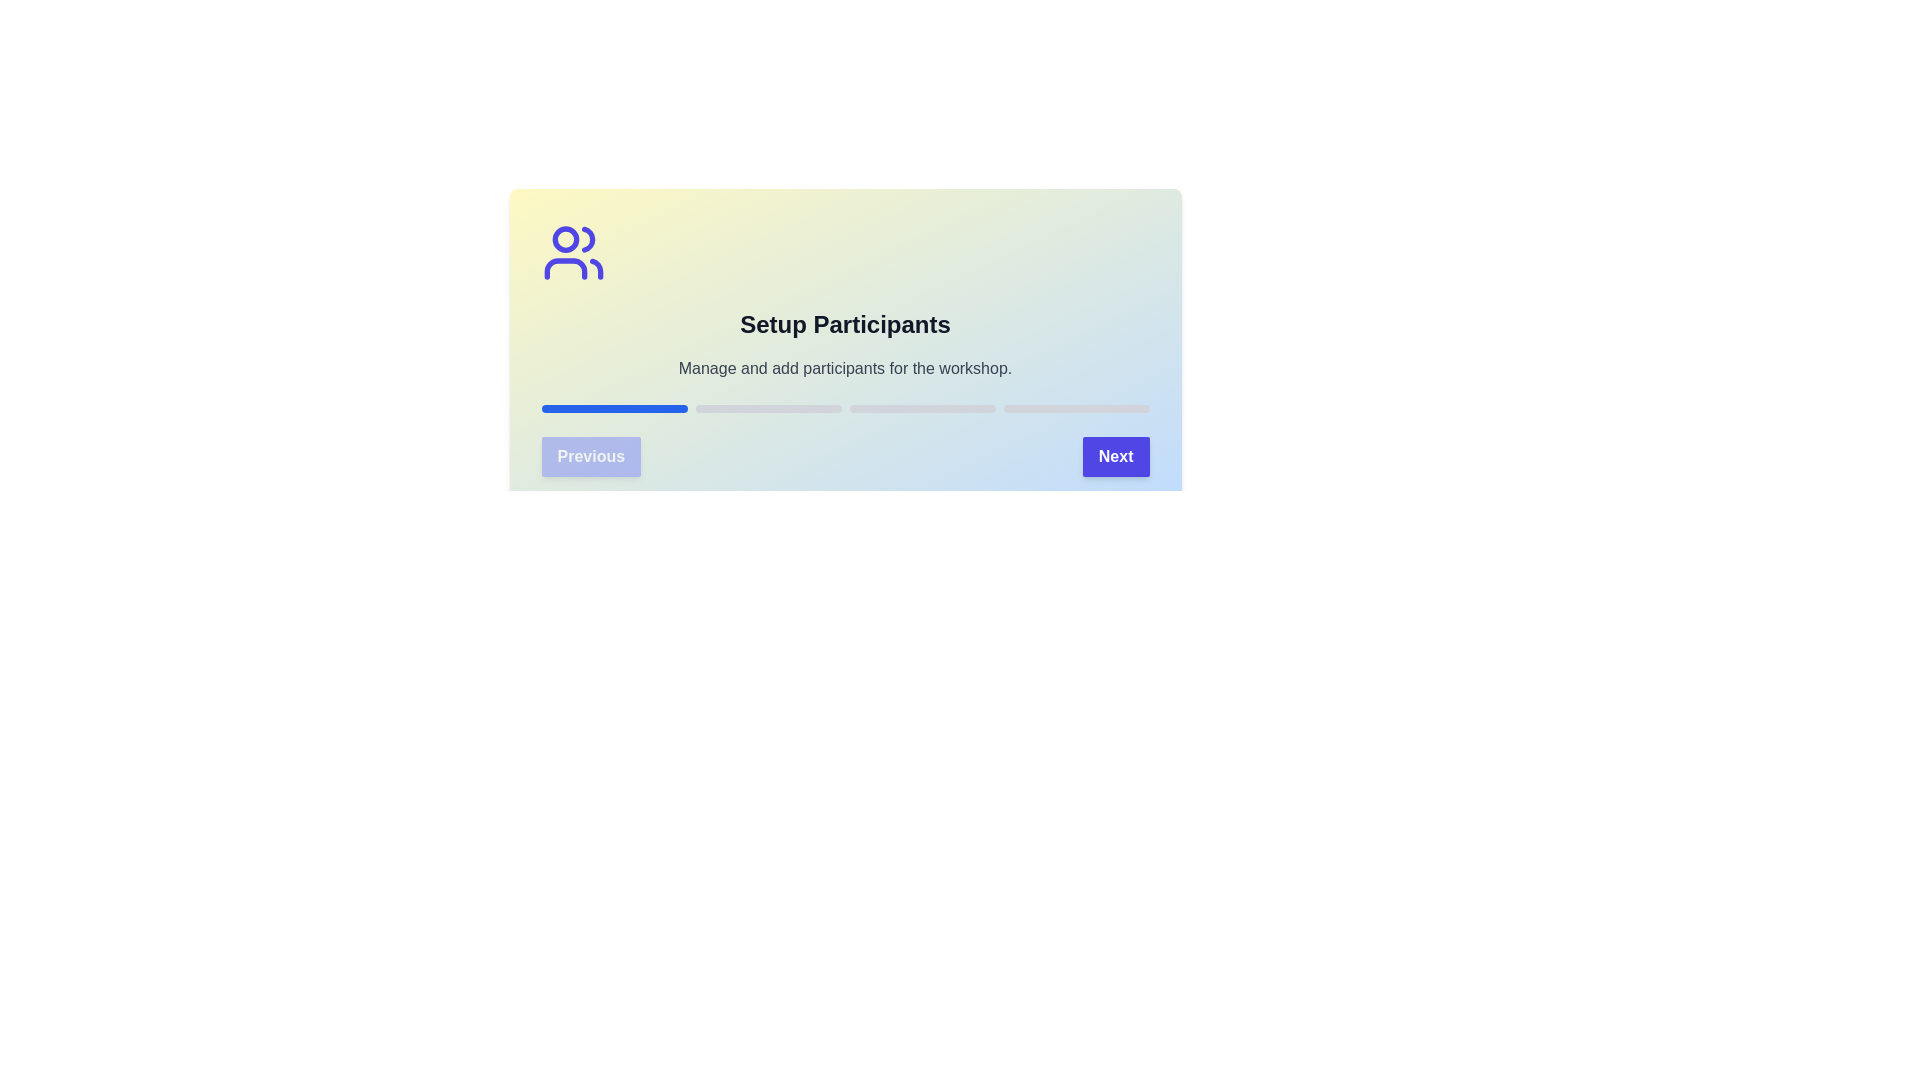 The height and width of the screenshot is (1080, 1920). I want to click on the 'Next' button to navigate to the next stage, so click(1115, 456).